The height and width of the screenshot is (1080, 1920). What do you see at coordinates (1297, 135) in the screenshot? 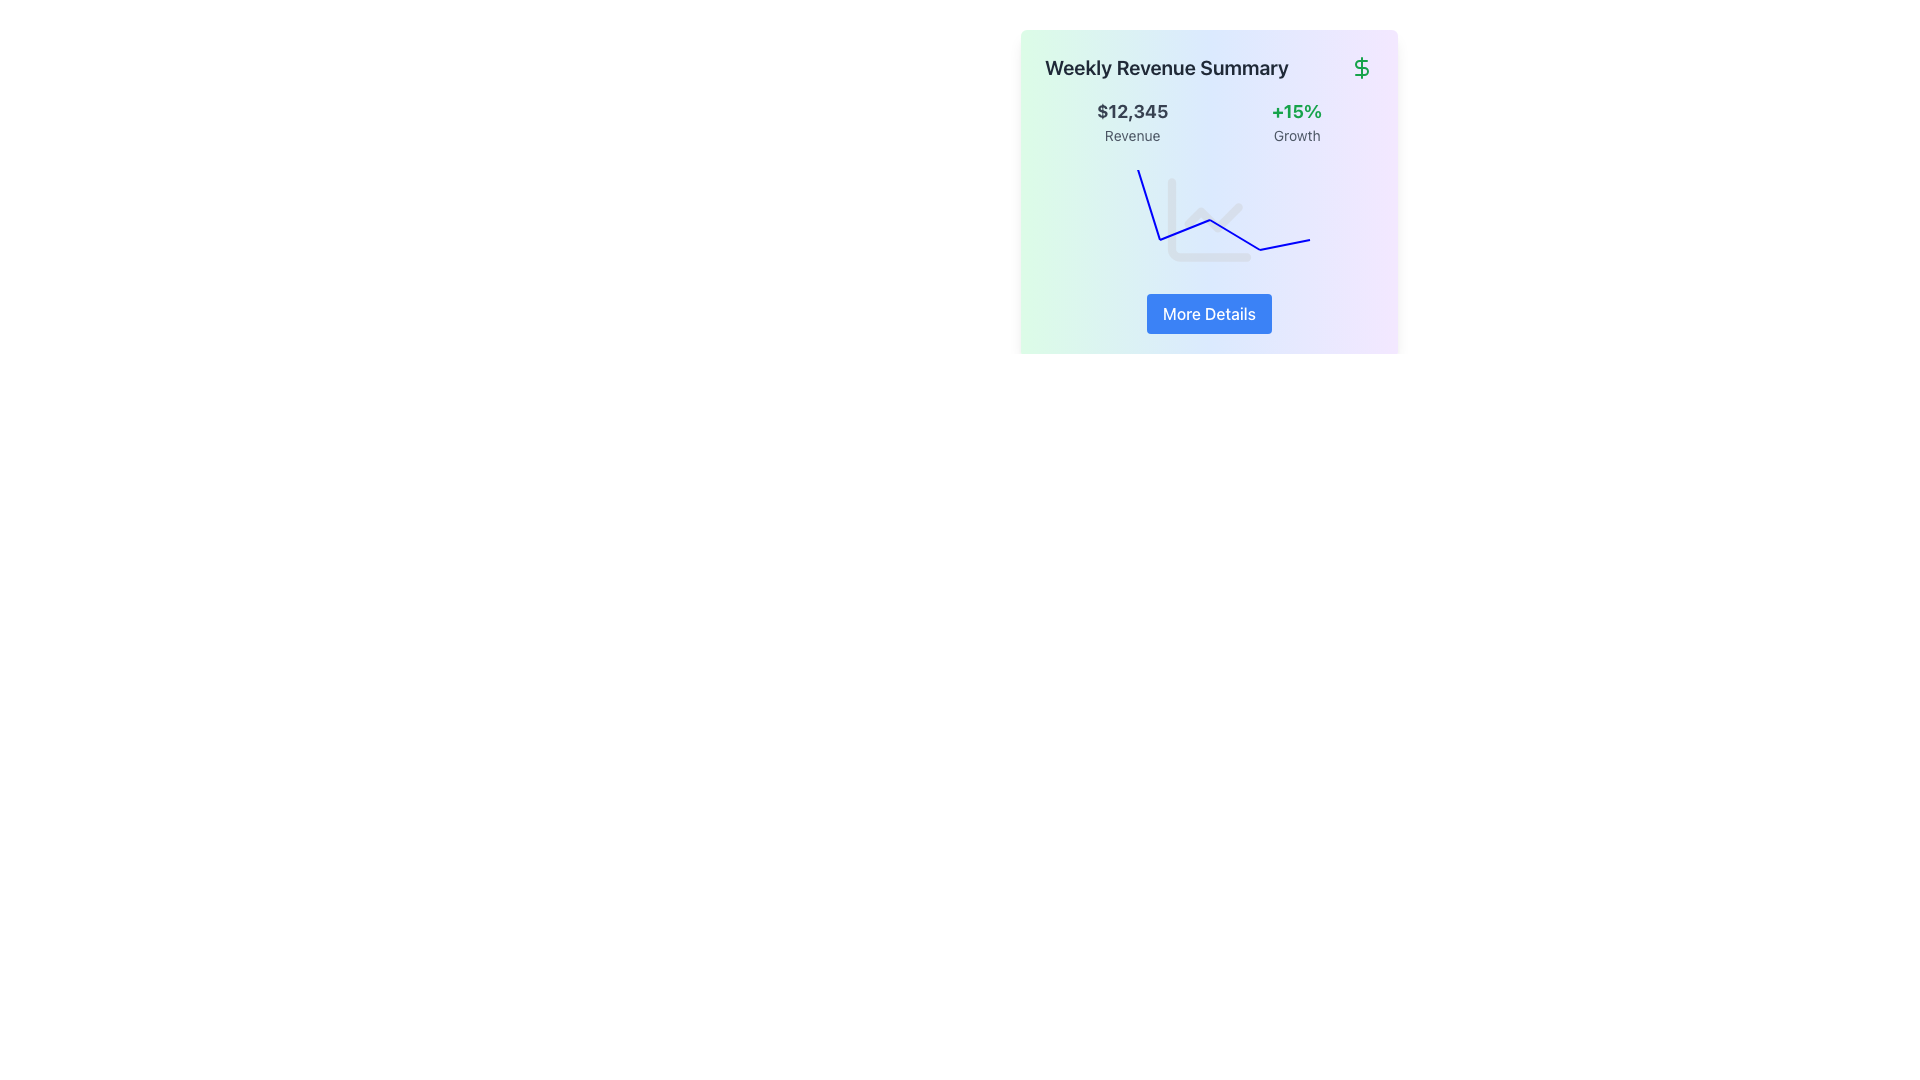
I see `the text label displaying the word 'Growth', which is styled in a small gray font and located below the '+15%' percentage text in the top-right corner of the card layout` at bounding box center [1297, 135].